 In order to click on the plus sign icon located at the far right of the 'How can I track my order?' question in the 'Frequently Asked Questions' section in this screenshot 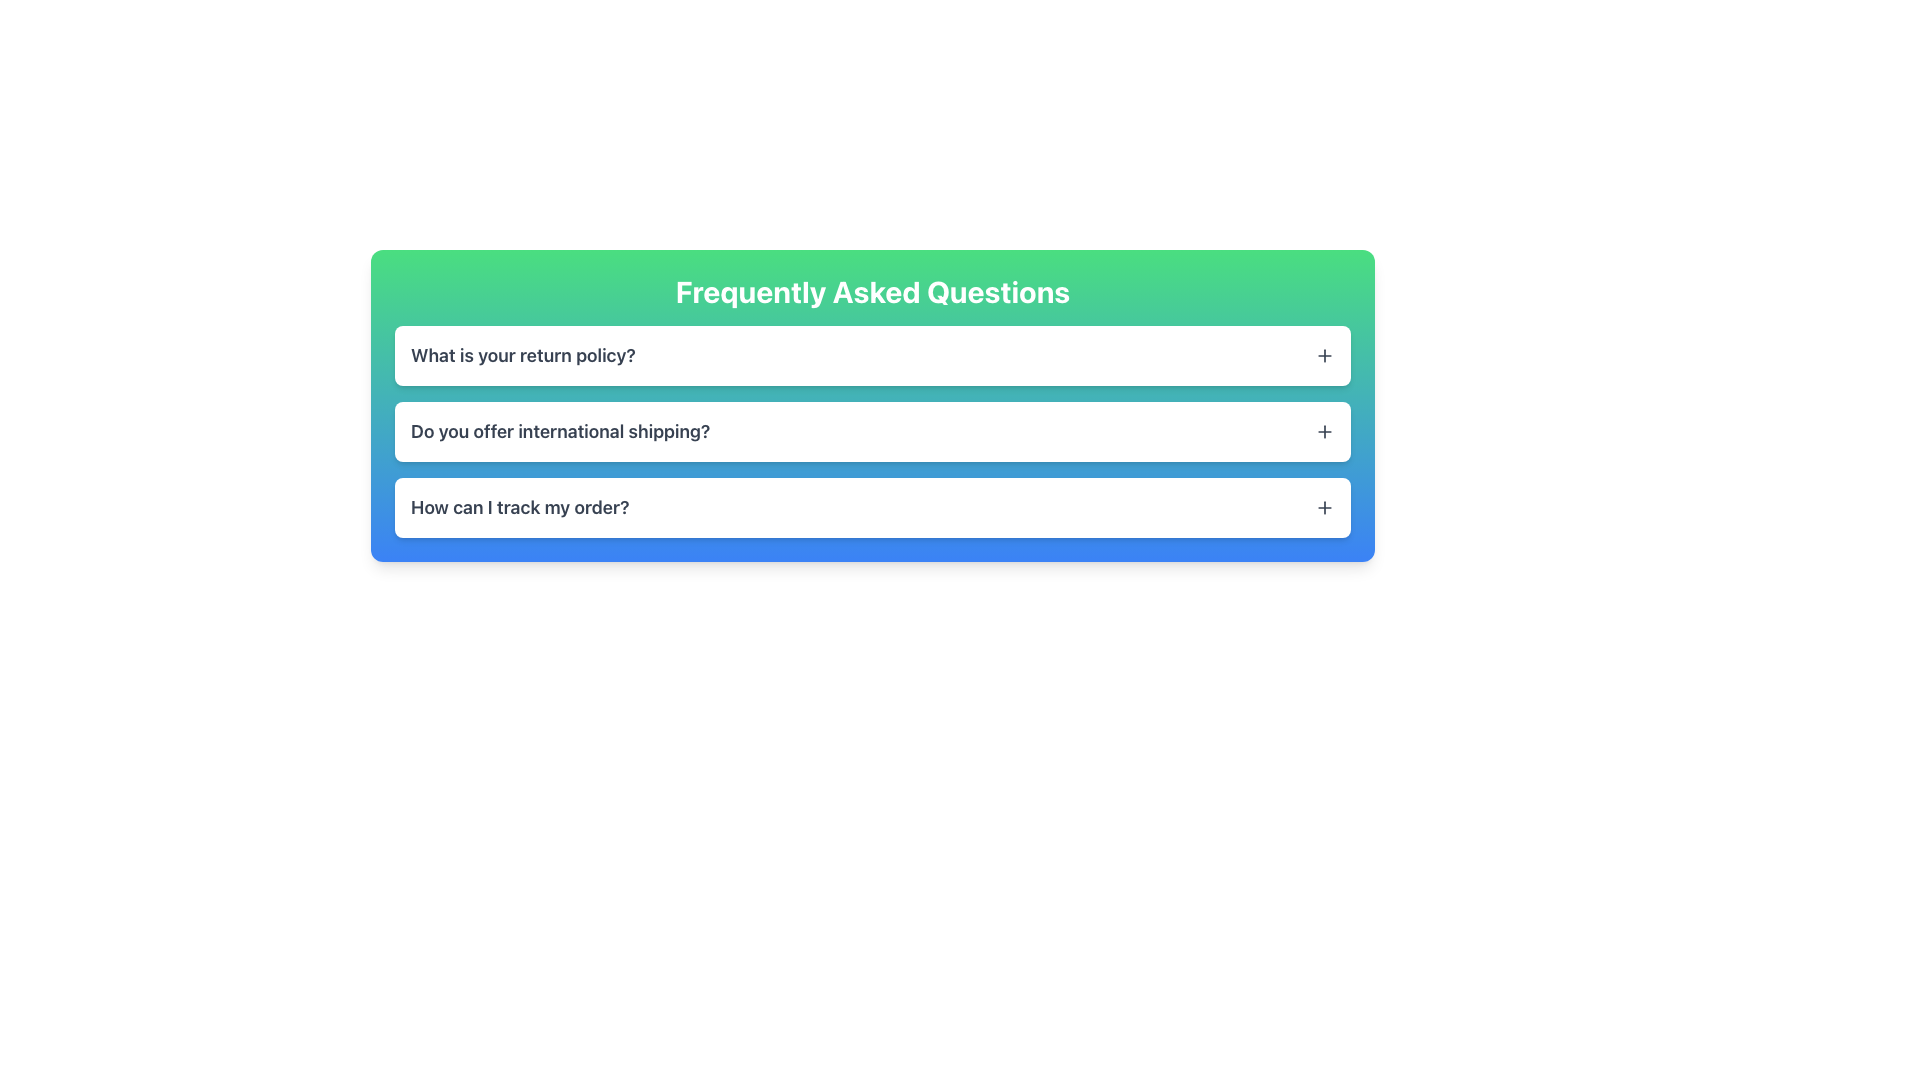, I will do `click(1324, 507)`.